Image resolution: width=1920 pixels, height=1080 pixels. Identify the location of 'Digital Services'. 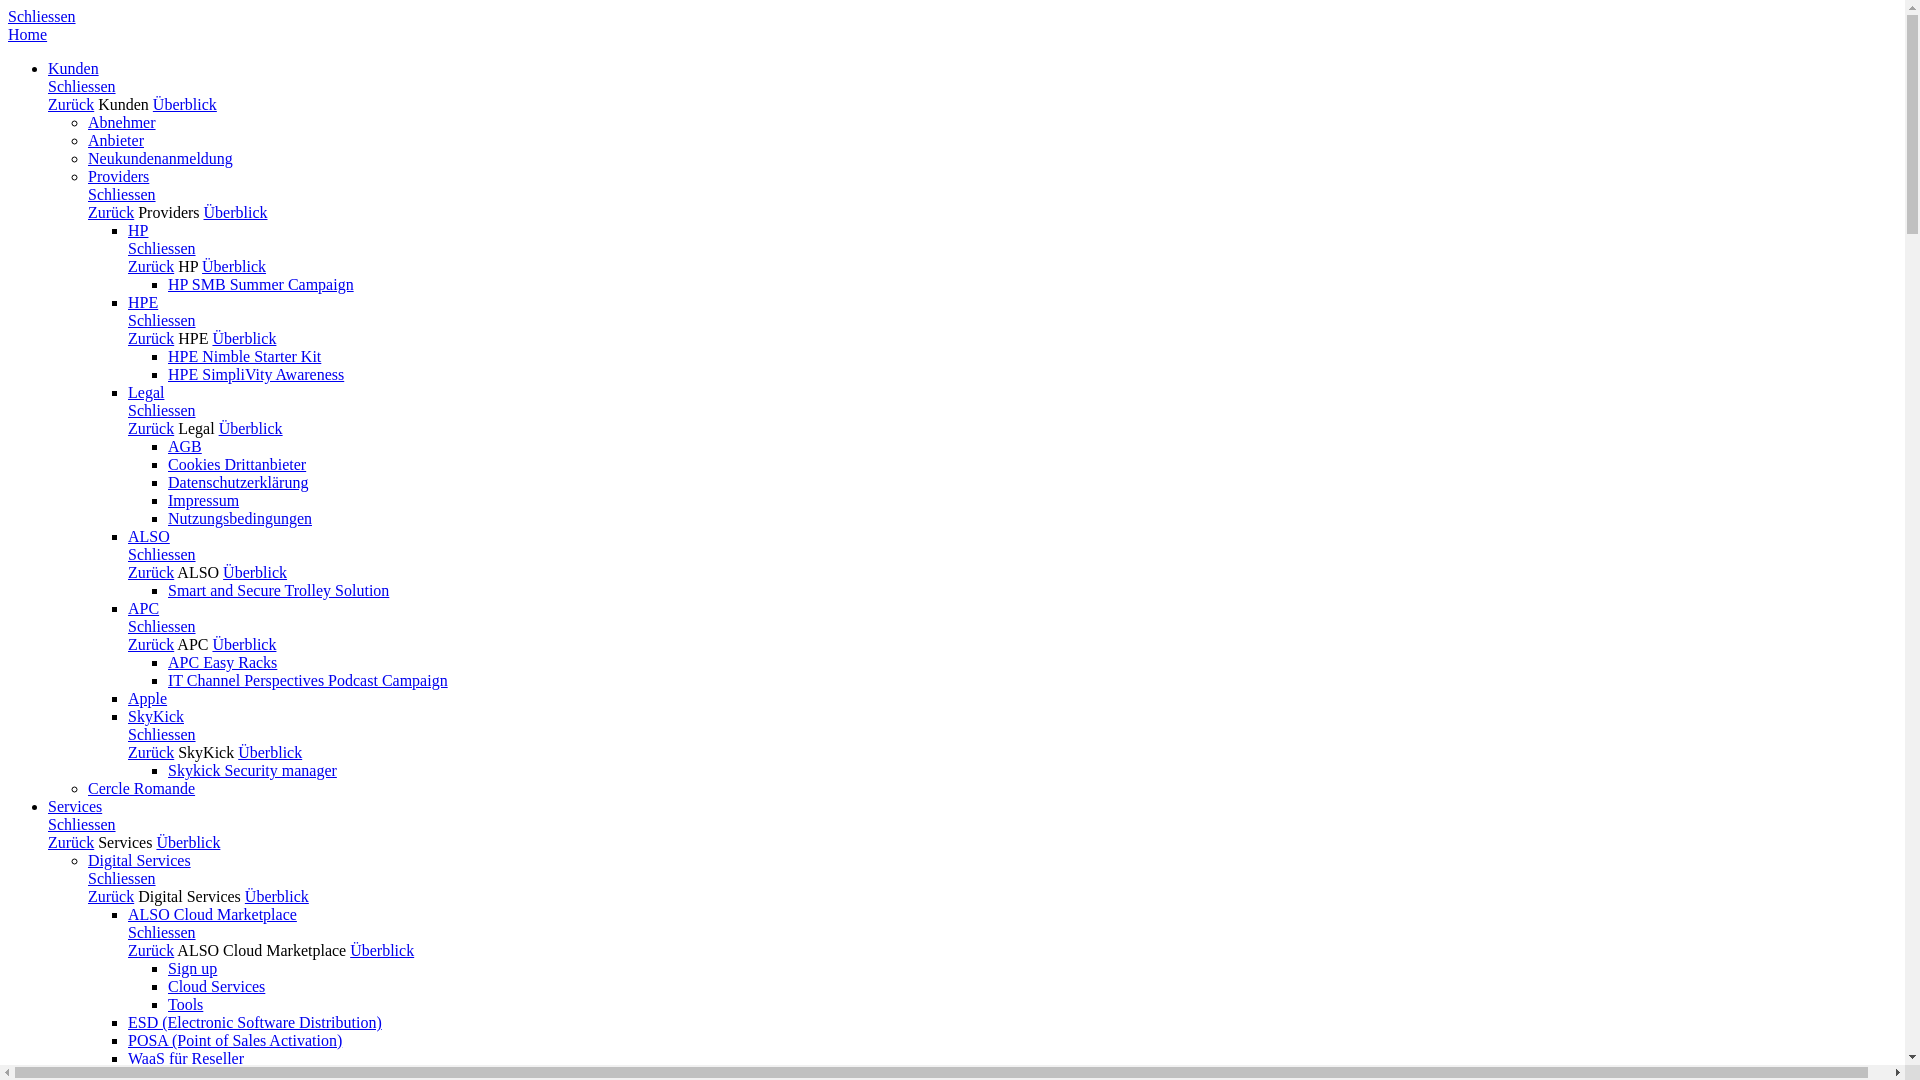
(189, 895).